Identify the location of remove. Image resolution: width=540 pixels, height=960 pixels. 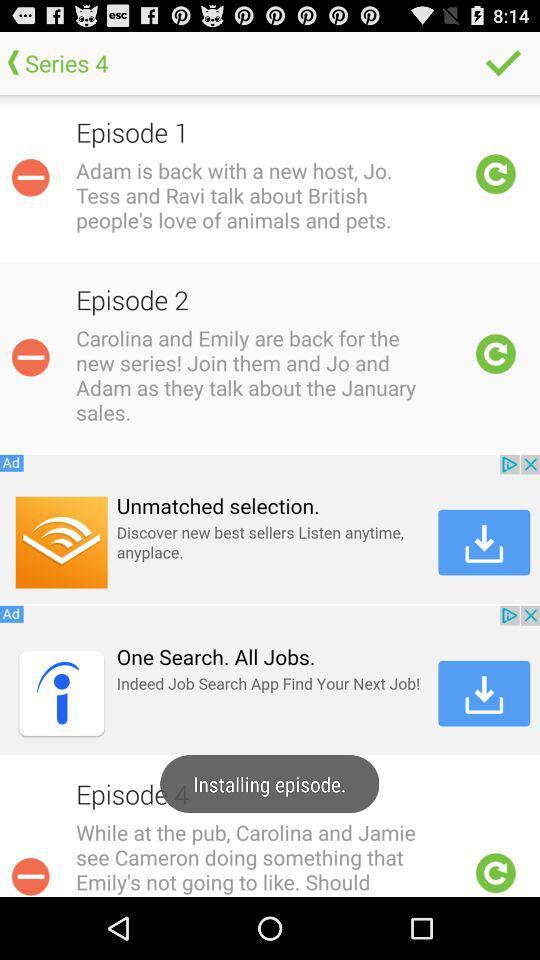
(29, 357).